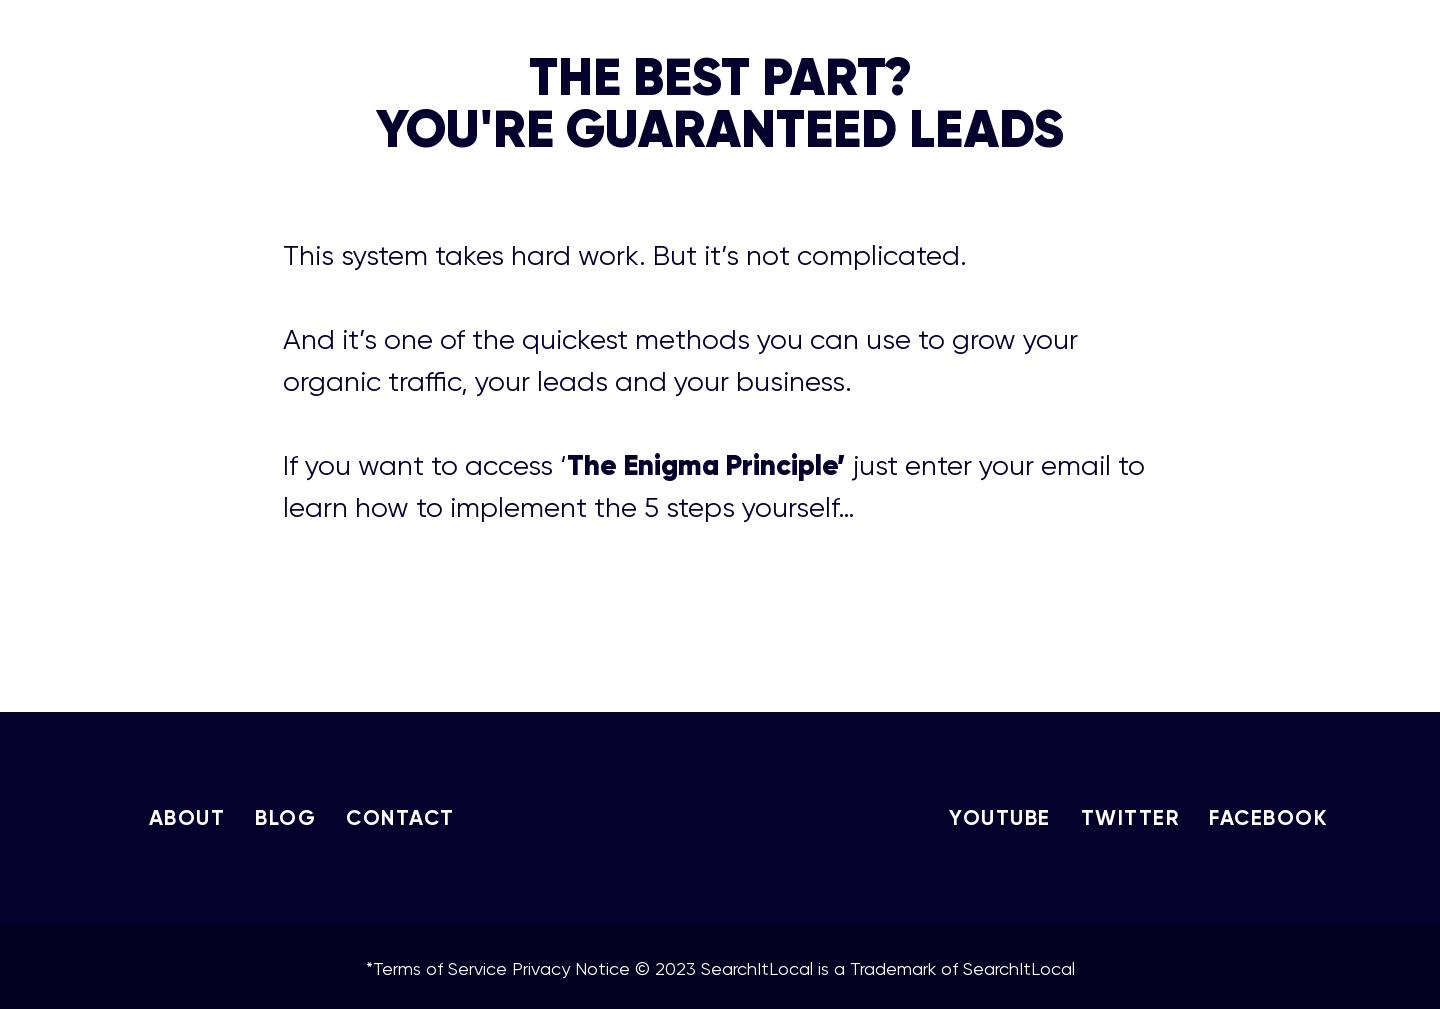 The height and width of the screenshot is (1009, 1440). I want to click on 'Privacy Notice', so click(569, 967).